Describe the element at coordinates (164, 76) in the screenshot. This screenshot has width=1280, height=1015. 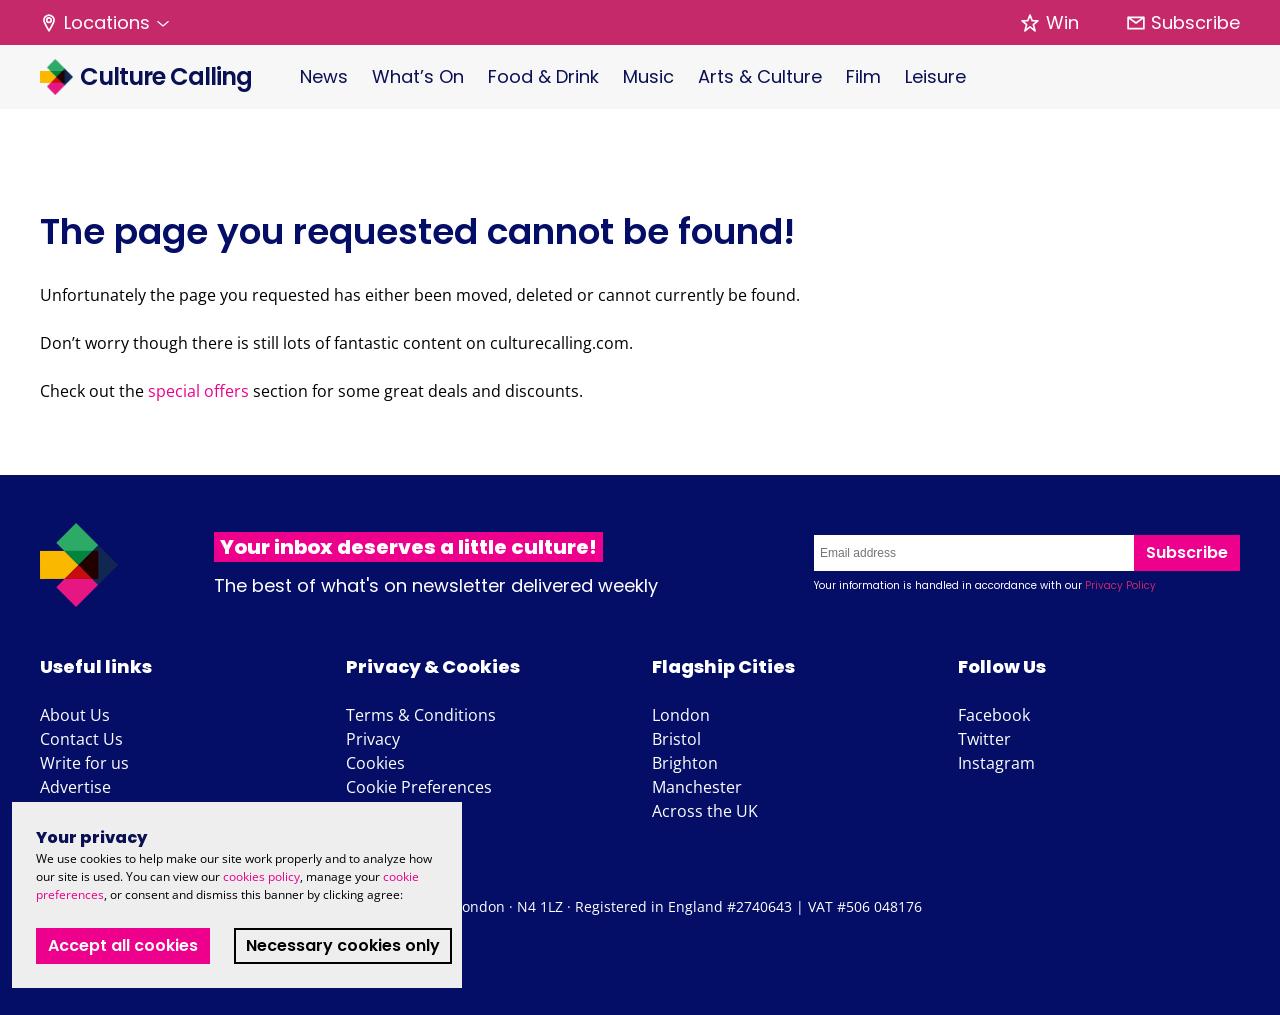
I see `'Culture Calling'` at that location.